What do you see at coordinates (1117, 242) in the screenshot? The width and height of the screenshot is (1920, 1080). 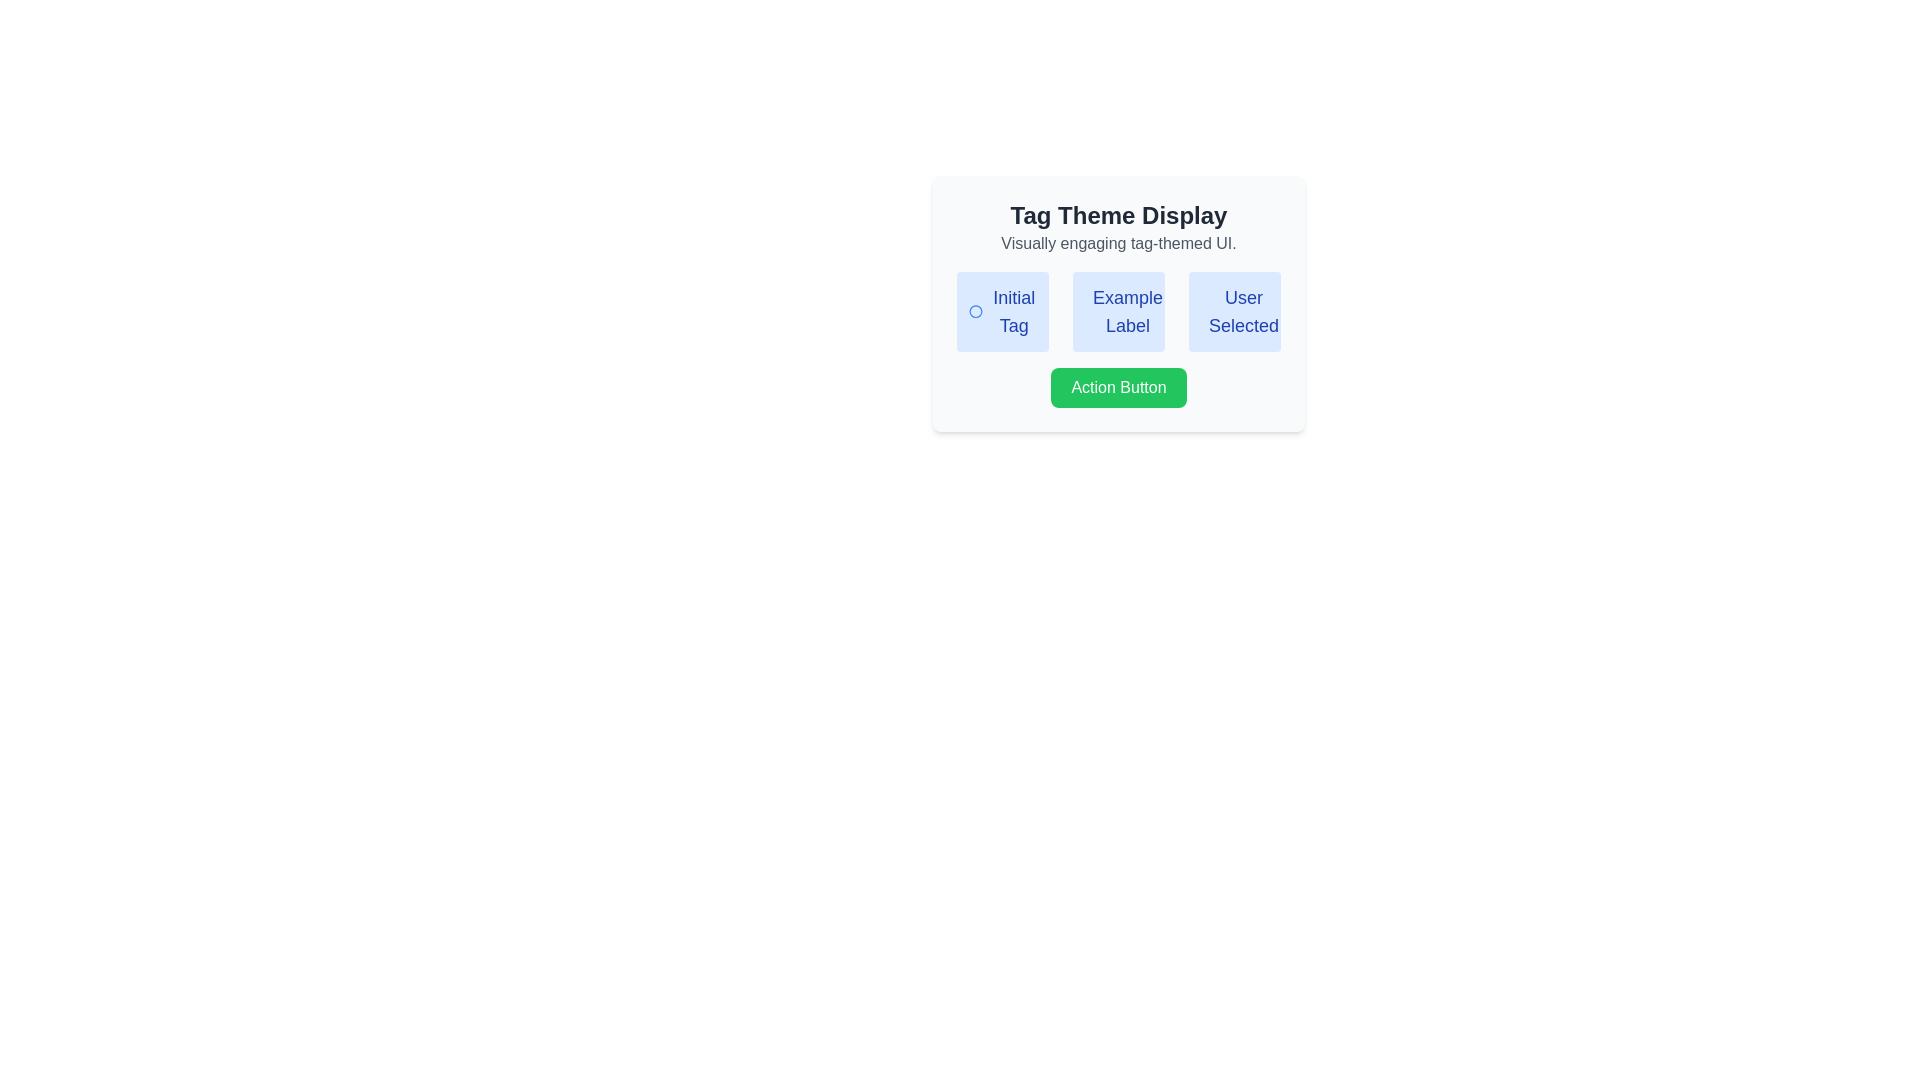 I see `the text line that reads 'Visually engaging tag-themed UI.' which is styled in gray and located directly beneath the 'Tag Theme Display' heading` at bounding box center [1117, 242].